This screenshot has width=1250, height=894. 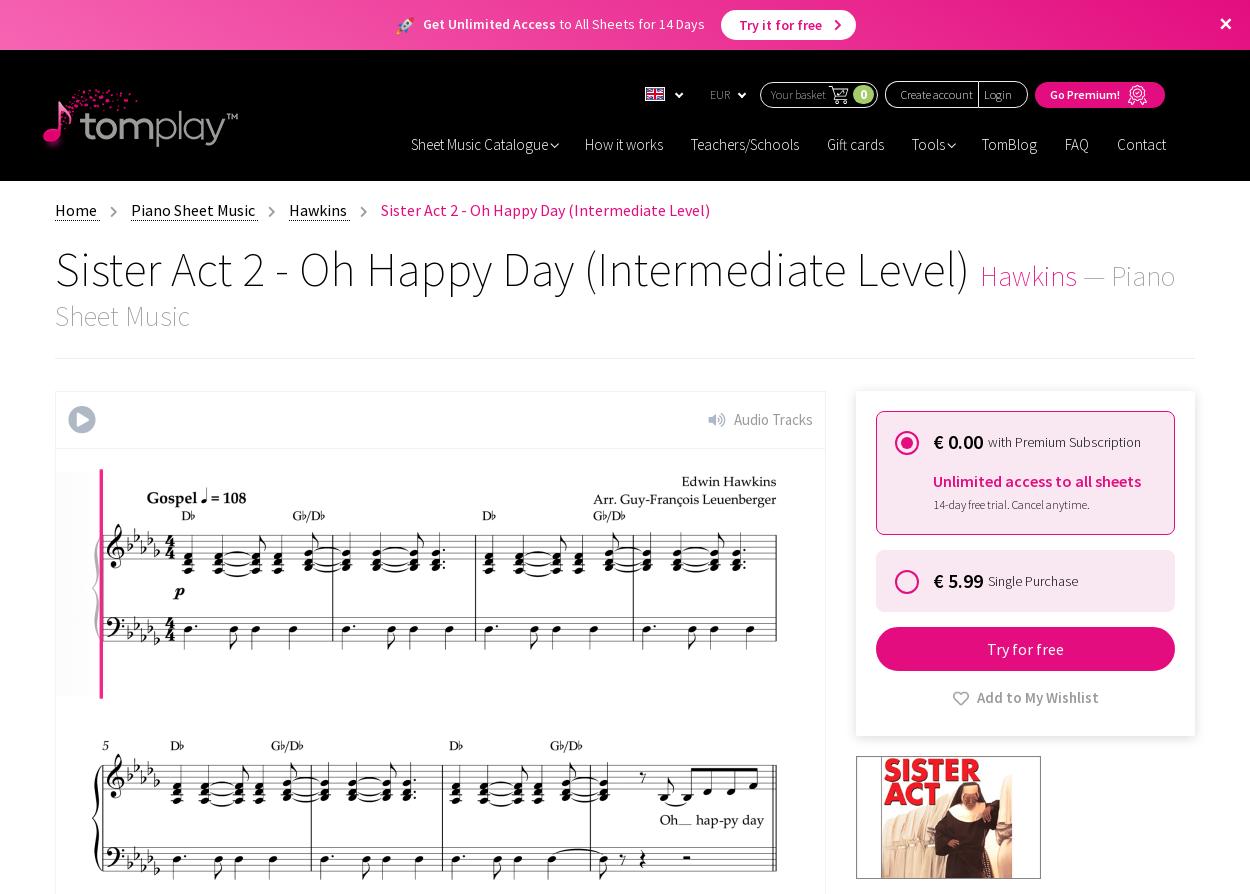 What do you see at coordinates (928, 143) in the screenshot?
I see `'Tools'` at bounding box center [928, 143].